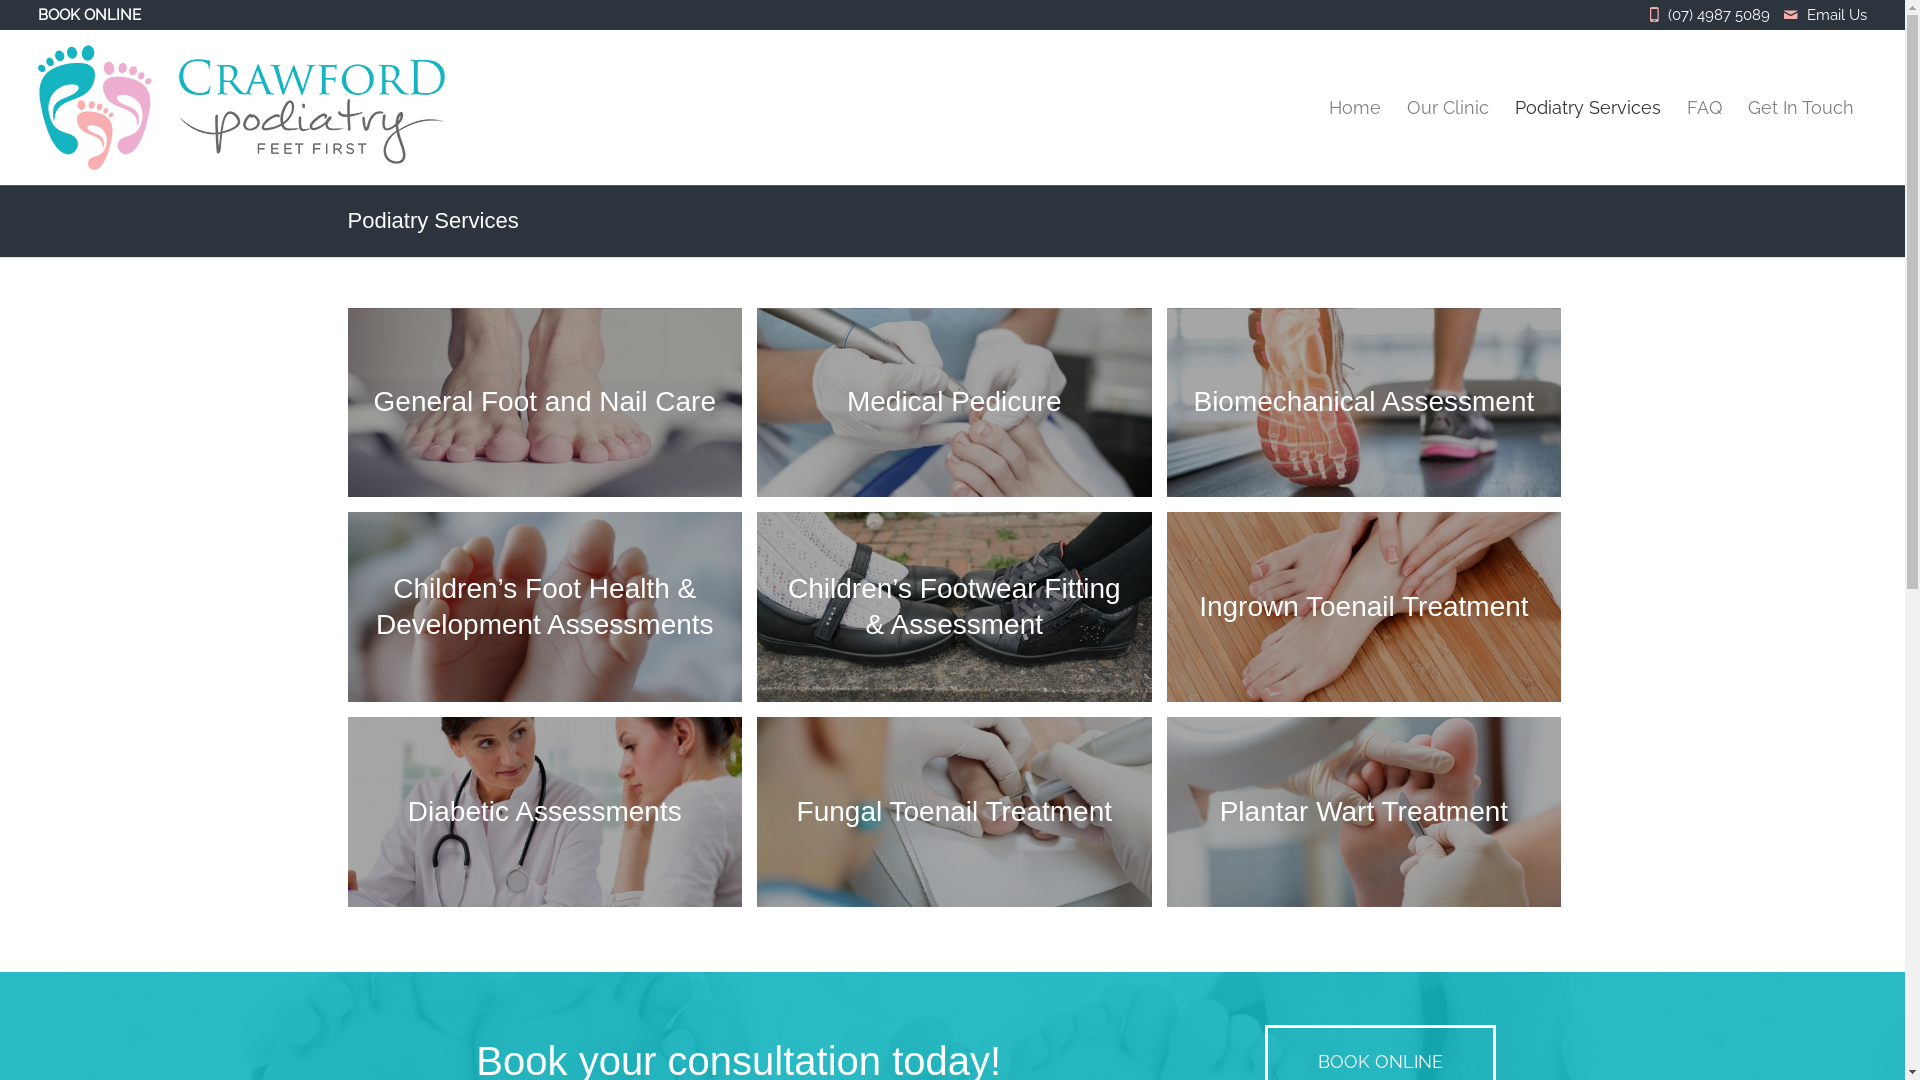 The image size is (1920, 1080). What do you see at coordinates (1587, 107) in the screenshot?
I see `'Podiatry Services'` at bounding box center [1587, 107].